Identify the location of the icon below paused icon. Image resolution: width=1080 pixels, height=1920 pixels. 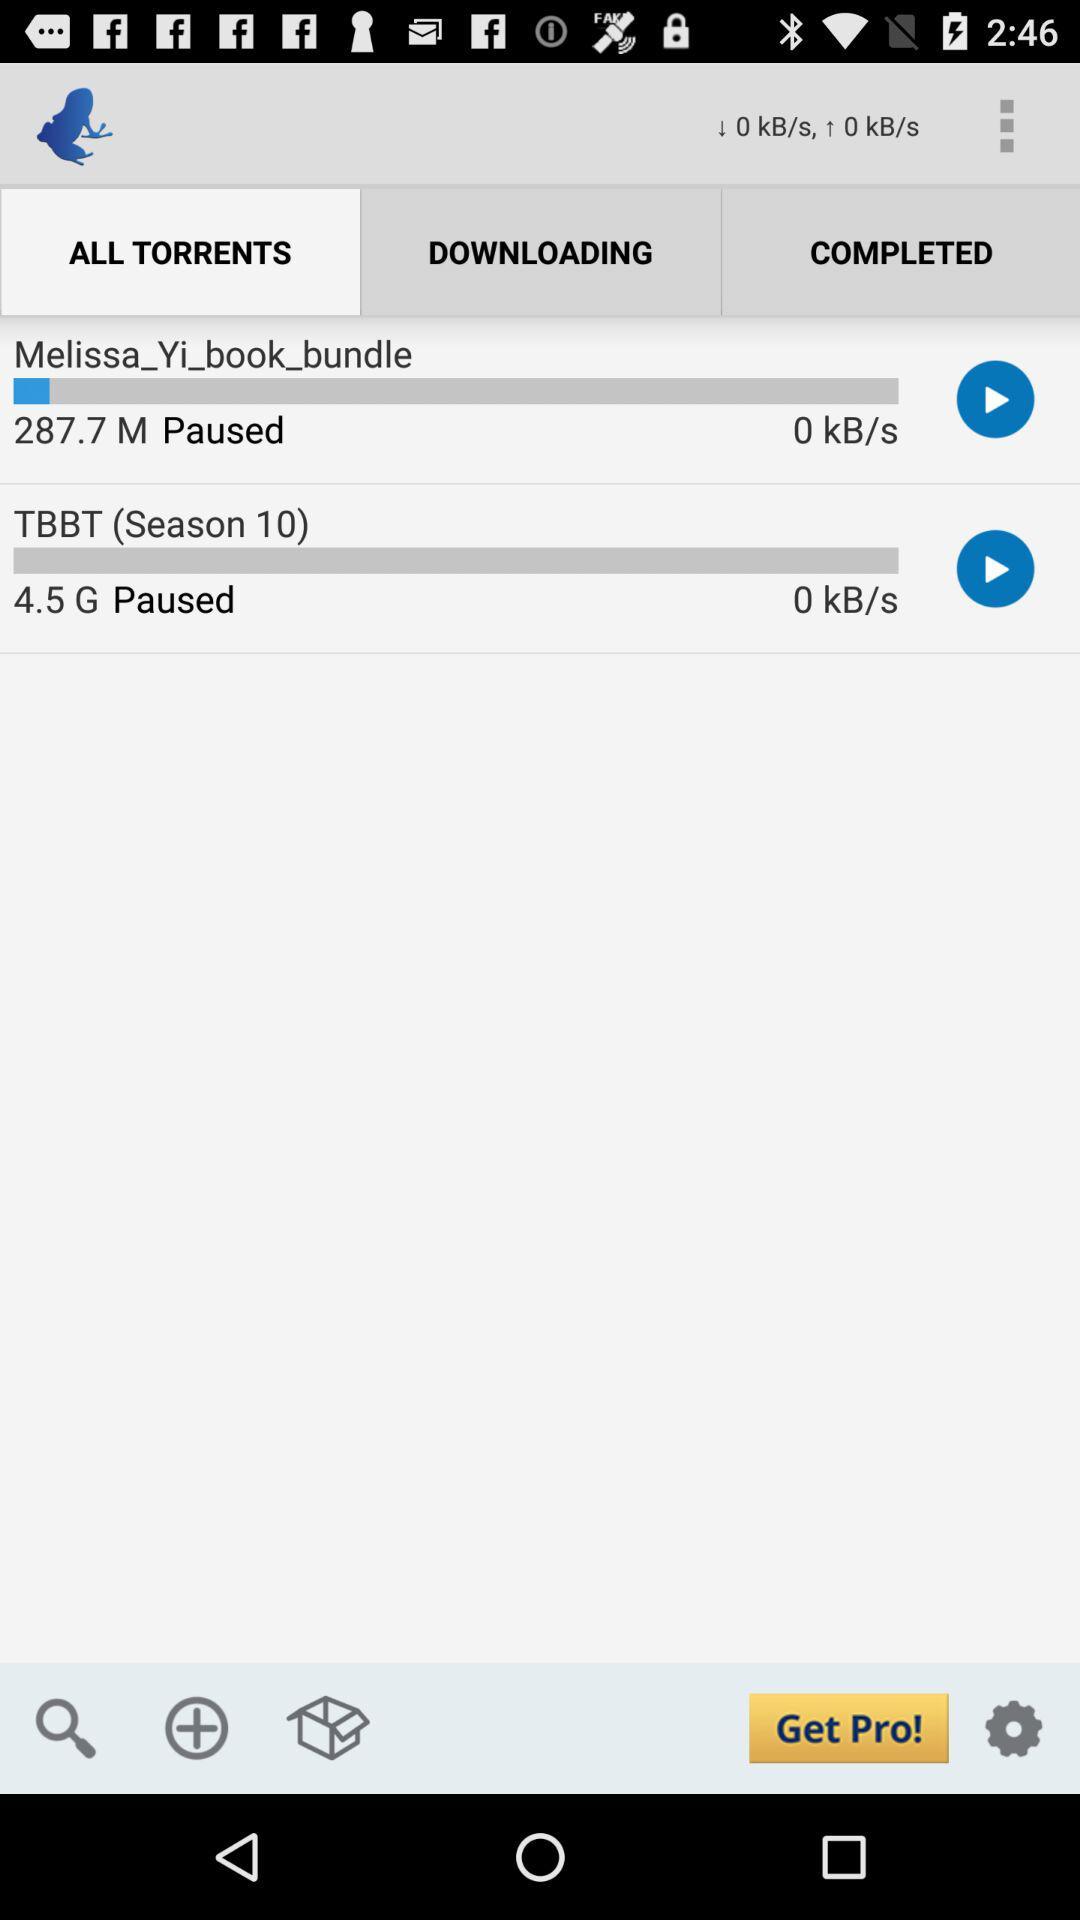
(327, 1727).